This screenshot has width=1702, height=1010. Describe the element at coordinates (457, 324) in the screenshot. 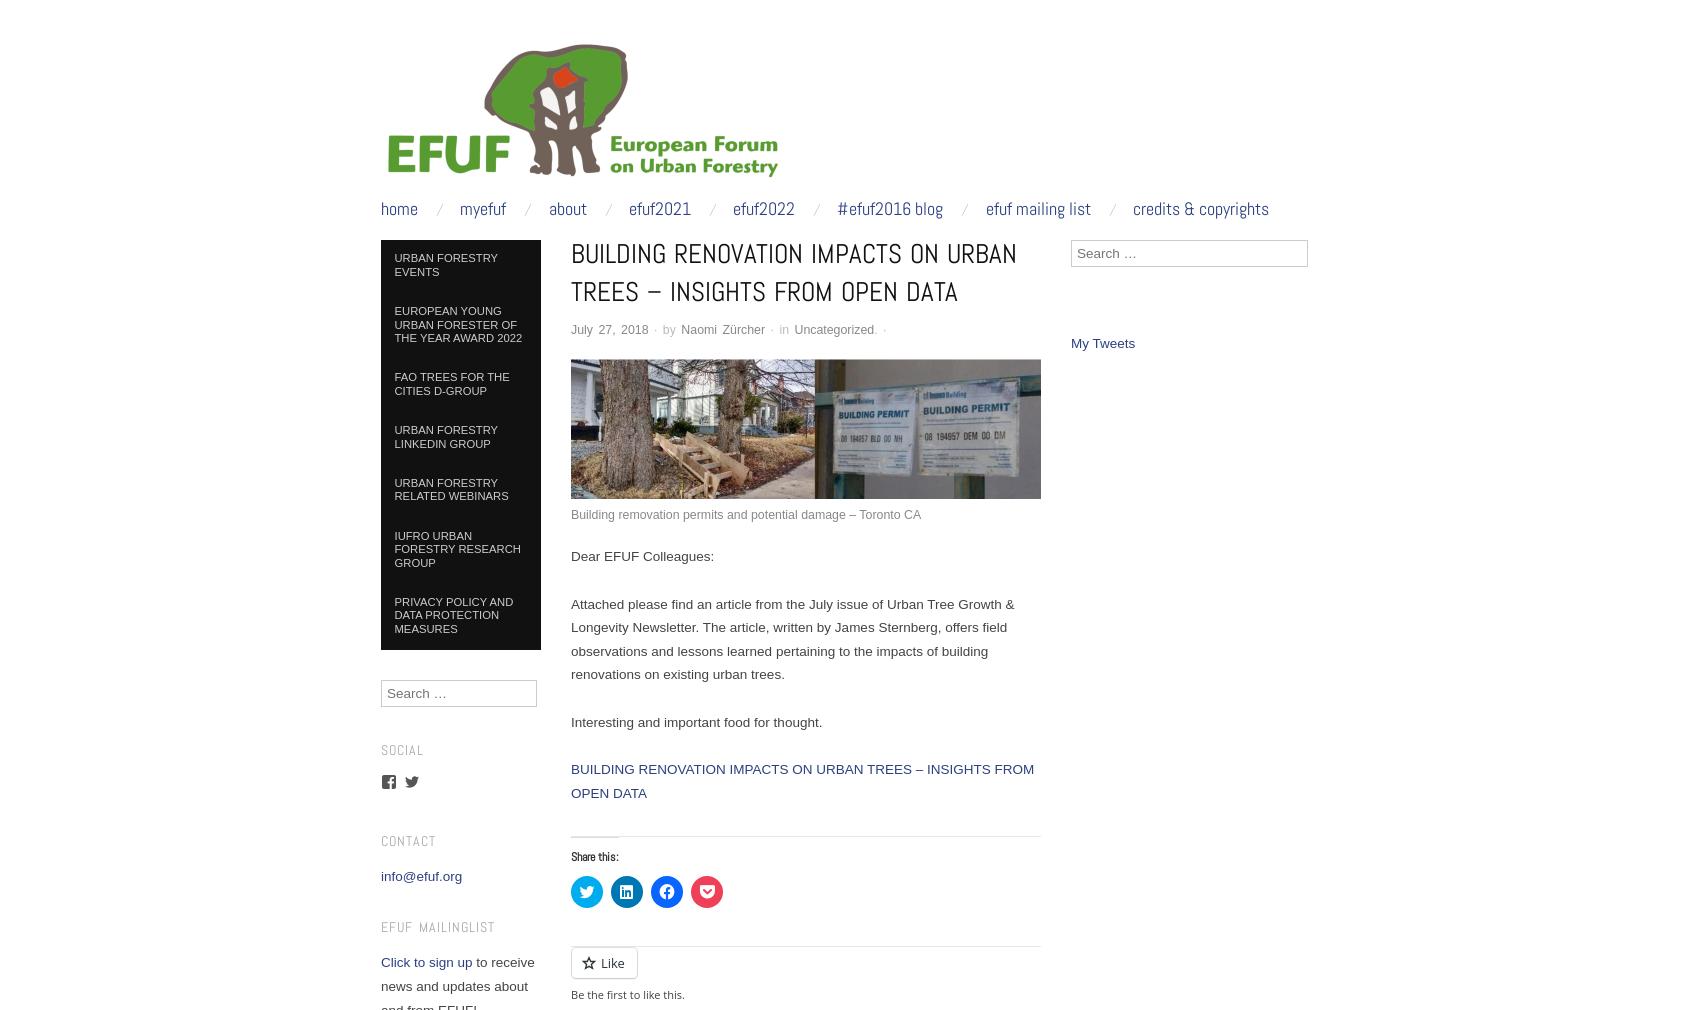

I see `'European Young Urban Forester of the Year Award 2022'` at that location.